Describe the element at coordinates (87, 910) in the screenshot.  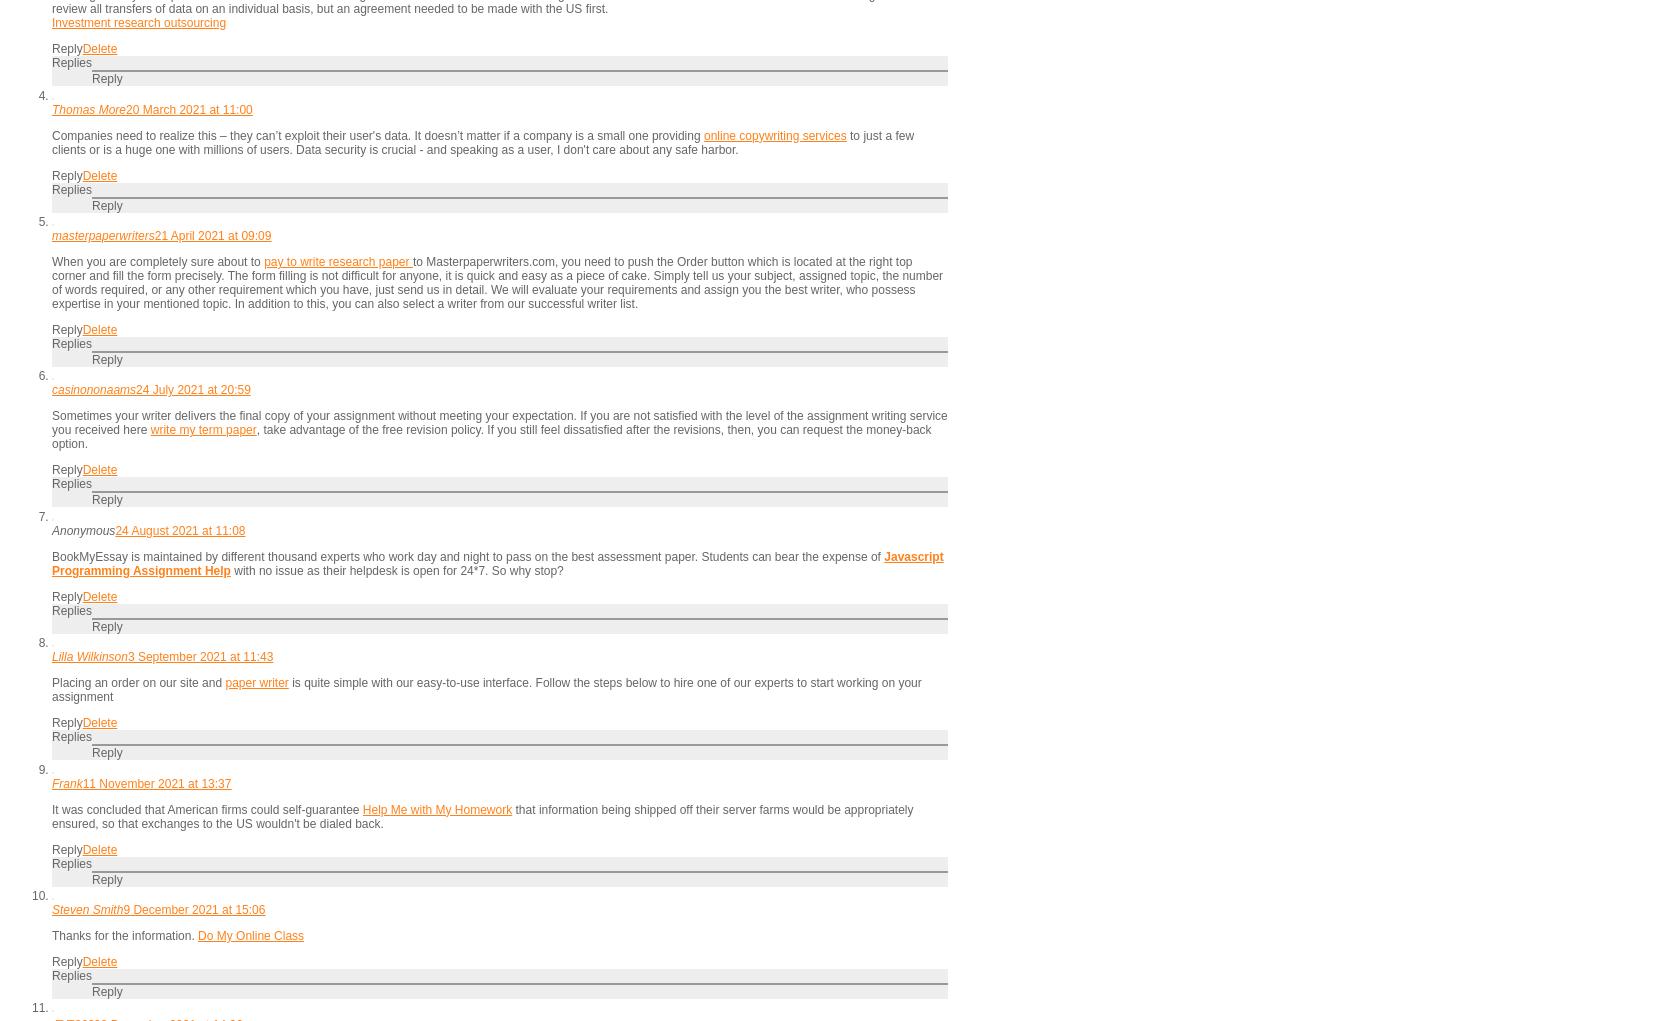
I see `'Steven Smith'` at that location.